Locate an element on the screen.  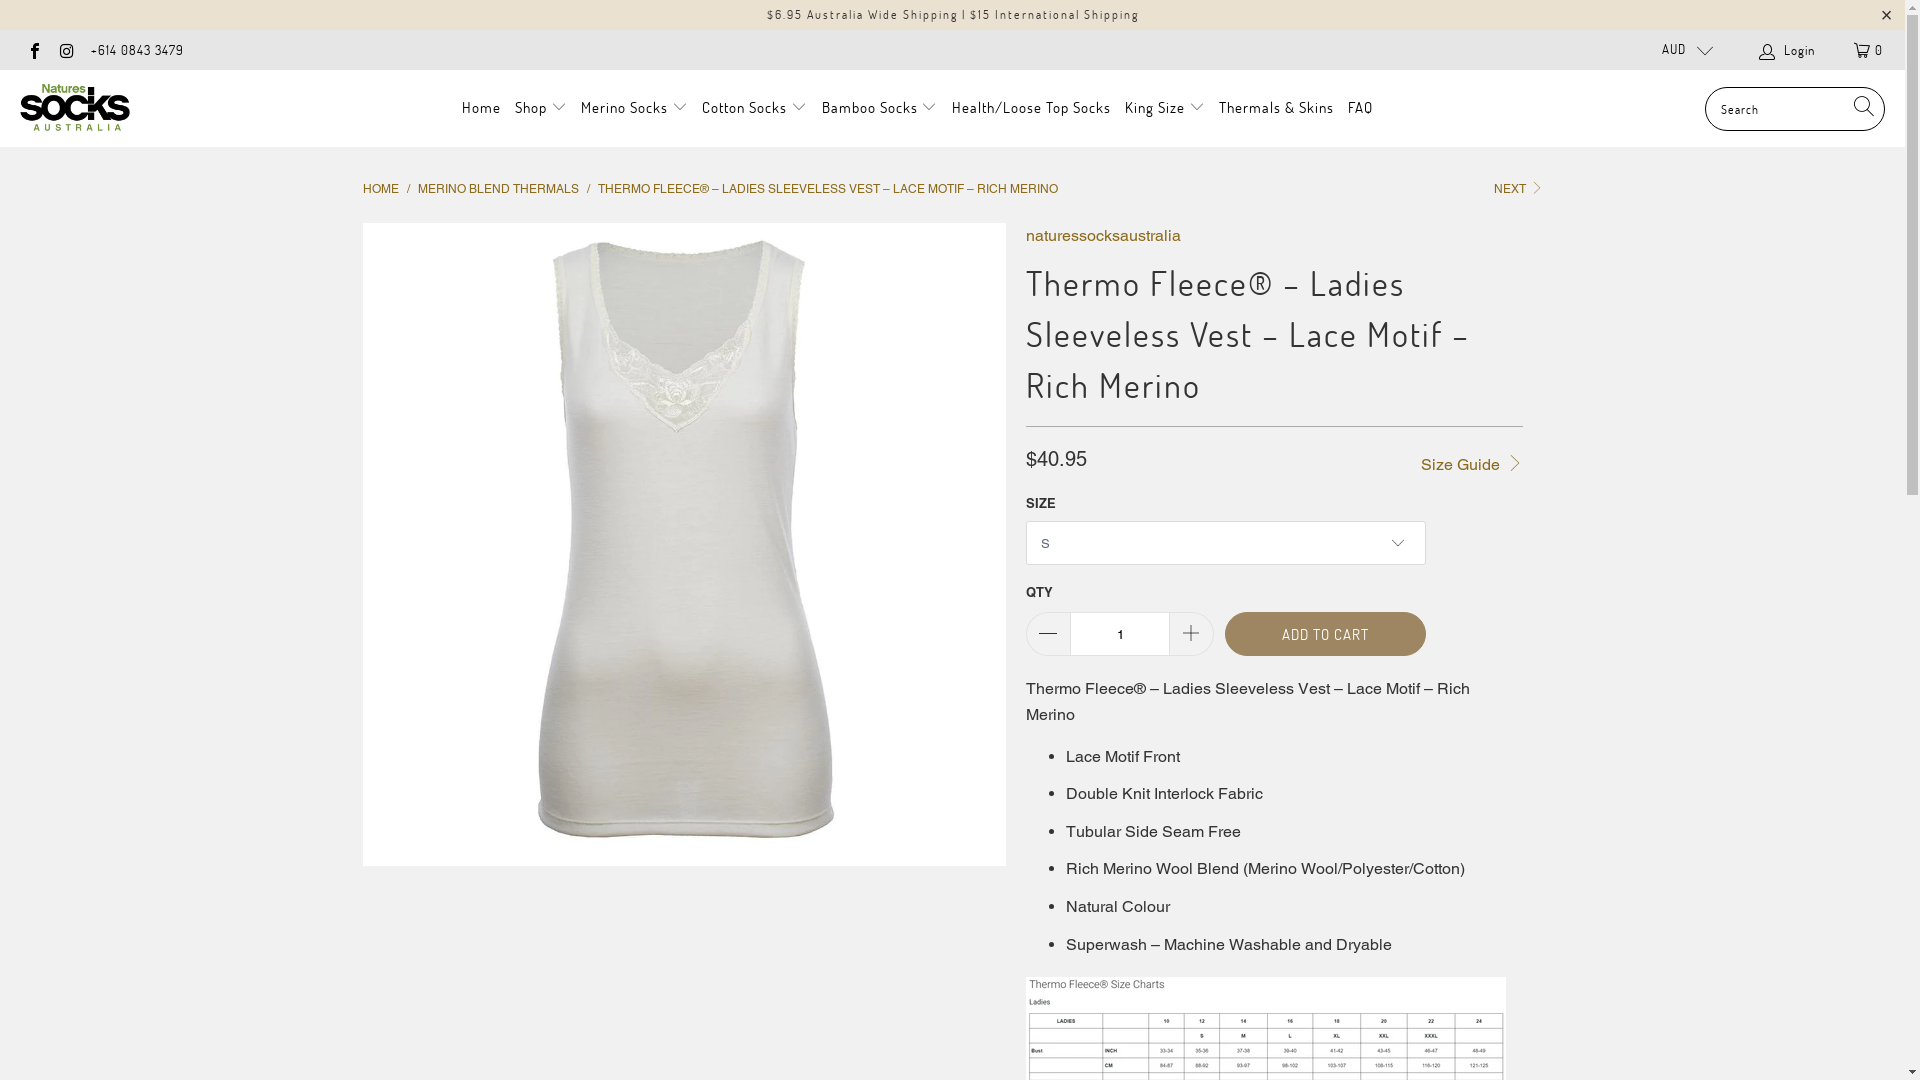
'naturessocksaustralia' is located at coordinates (1026, 234).